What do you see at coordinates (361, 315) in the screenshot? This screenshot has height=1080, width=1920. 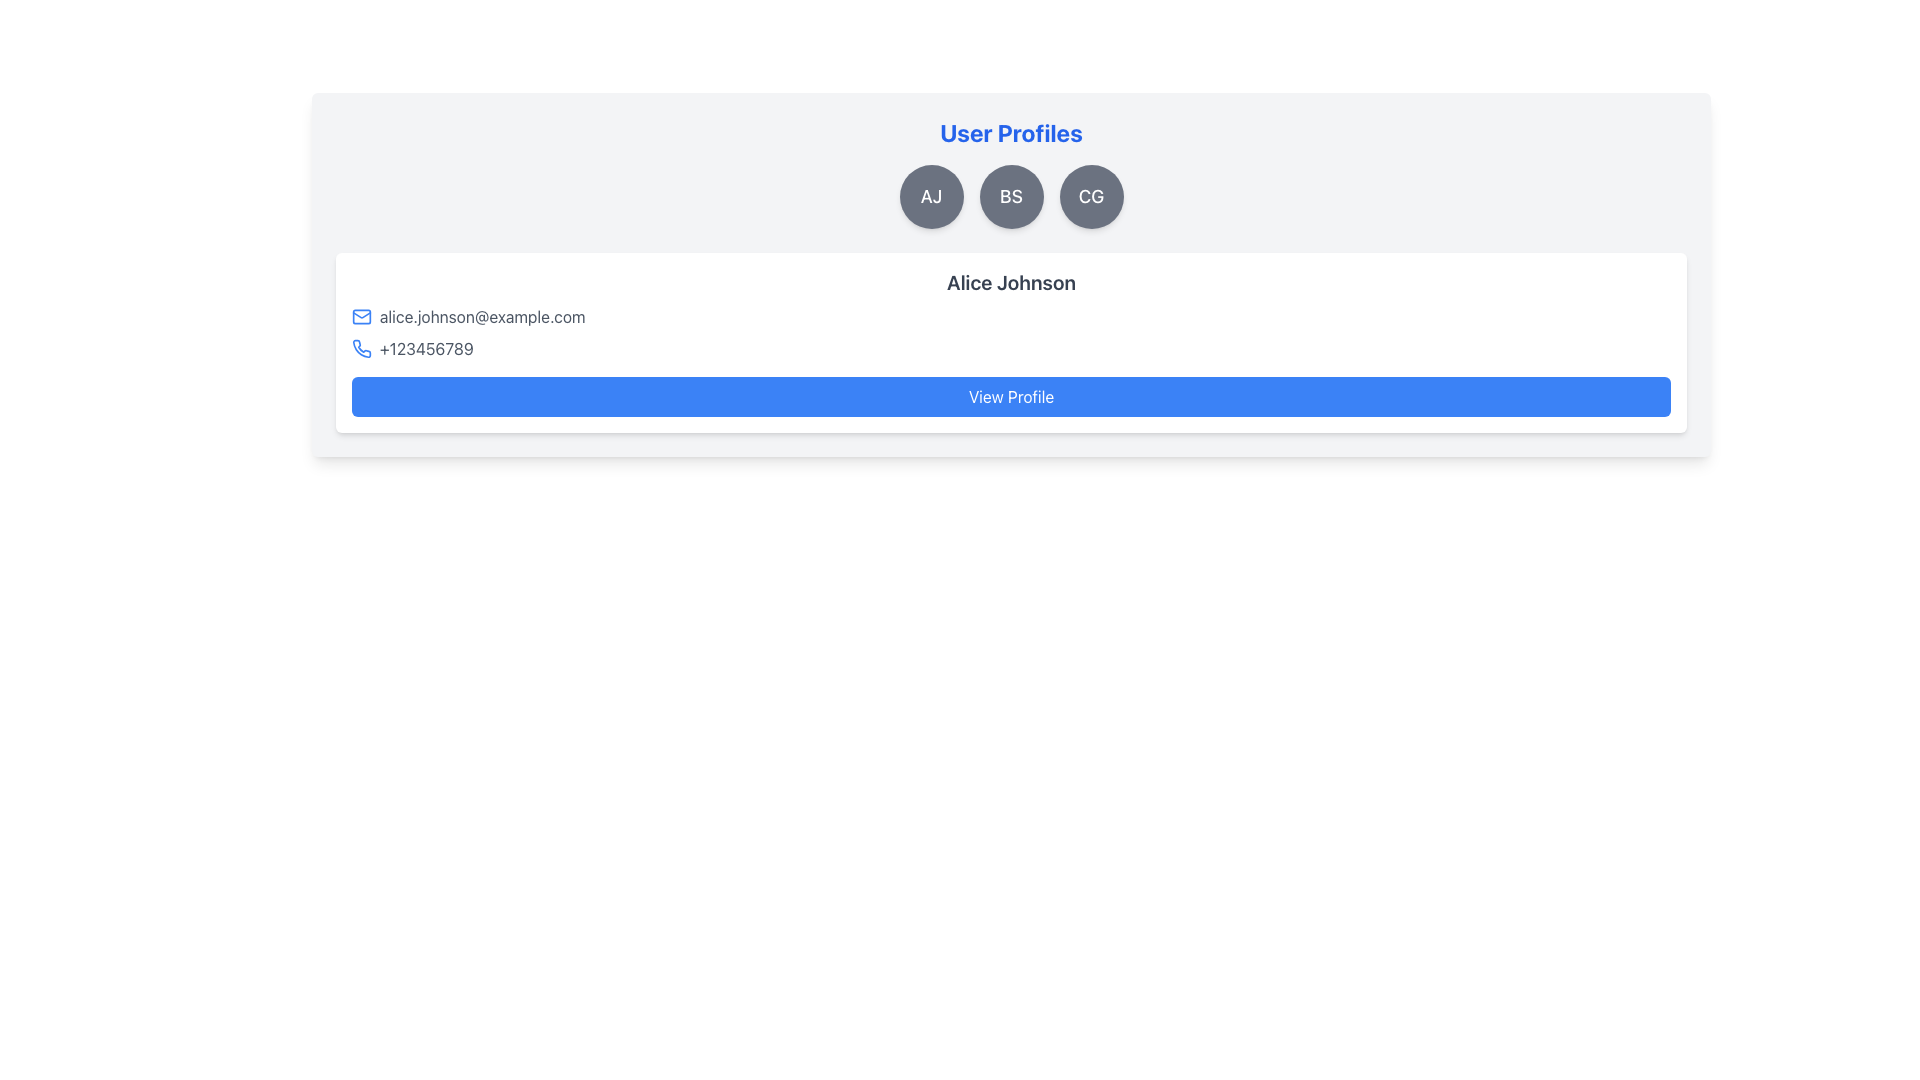 I see `the email address icon located to the left of the text 'alice.johnson@example.com' within the contact information elements` at bounding box center [361, 315].